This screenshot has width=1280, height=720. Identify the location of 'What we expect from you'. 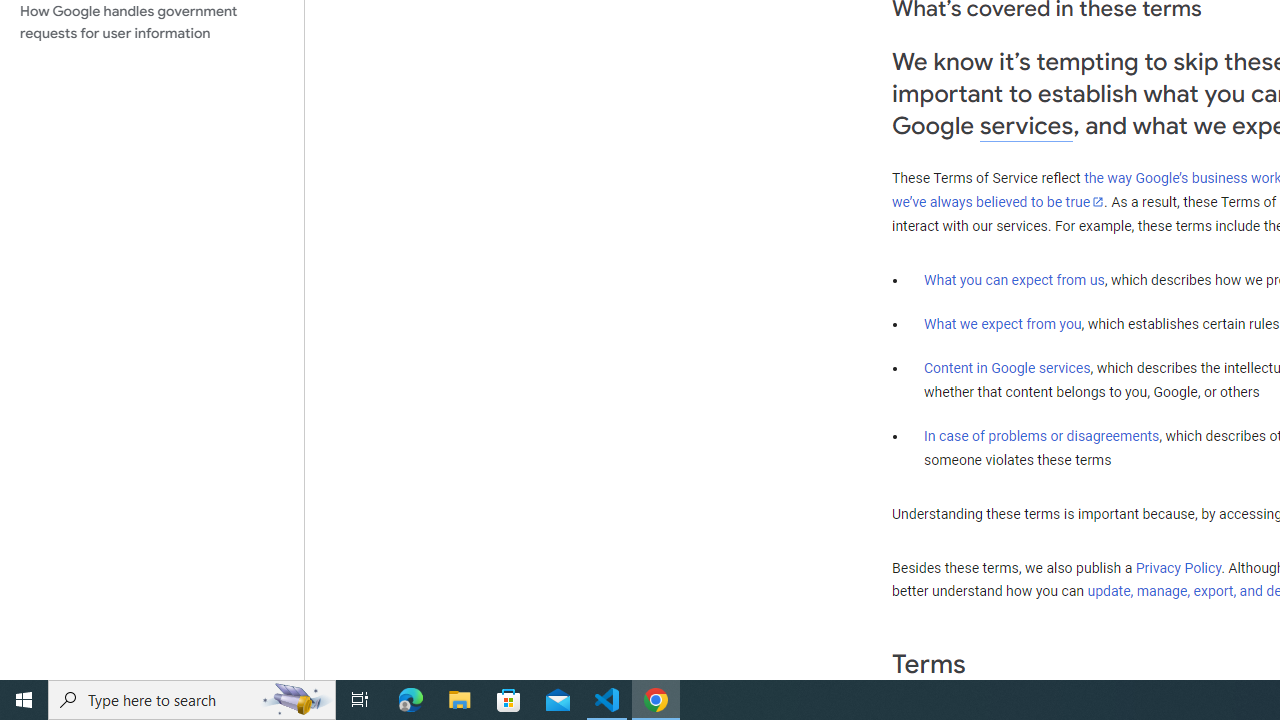
(1002, 323).